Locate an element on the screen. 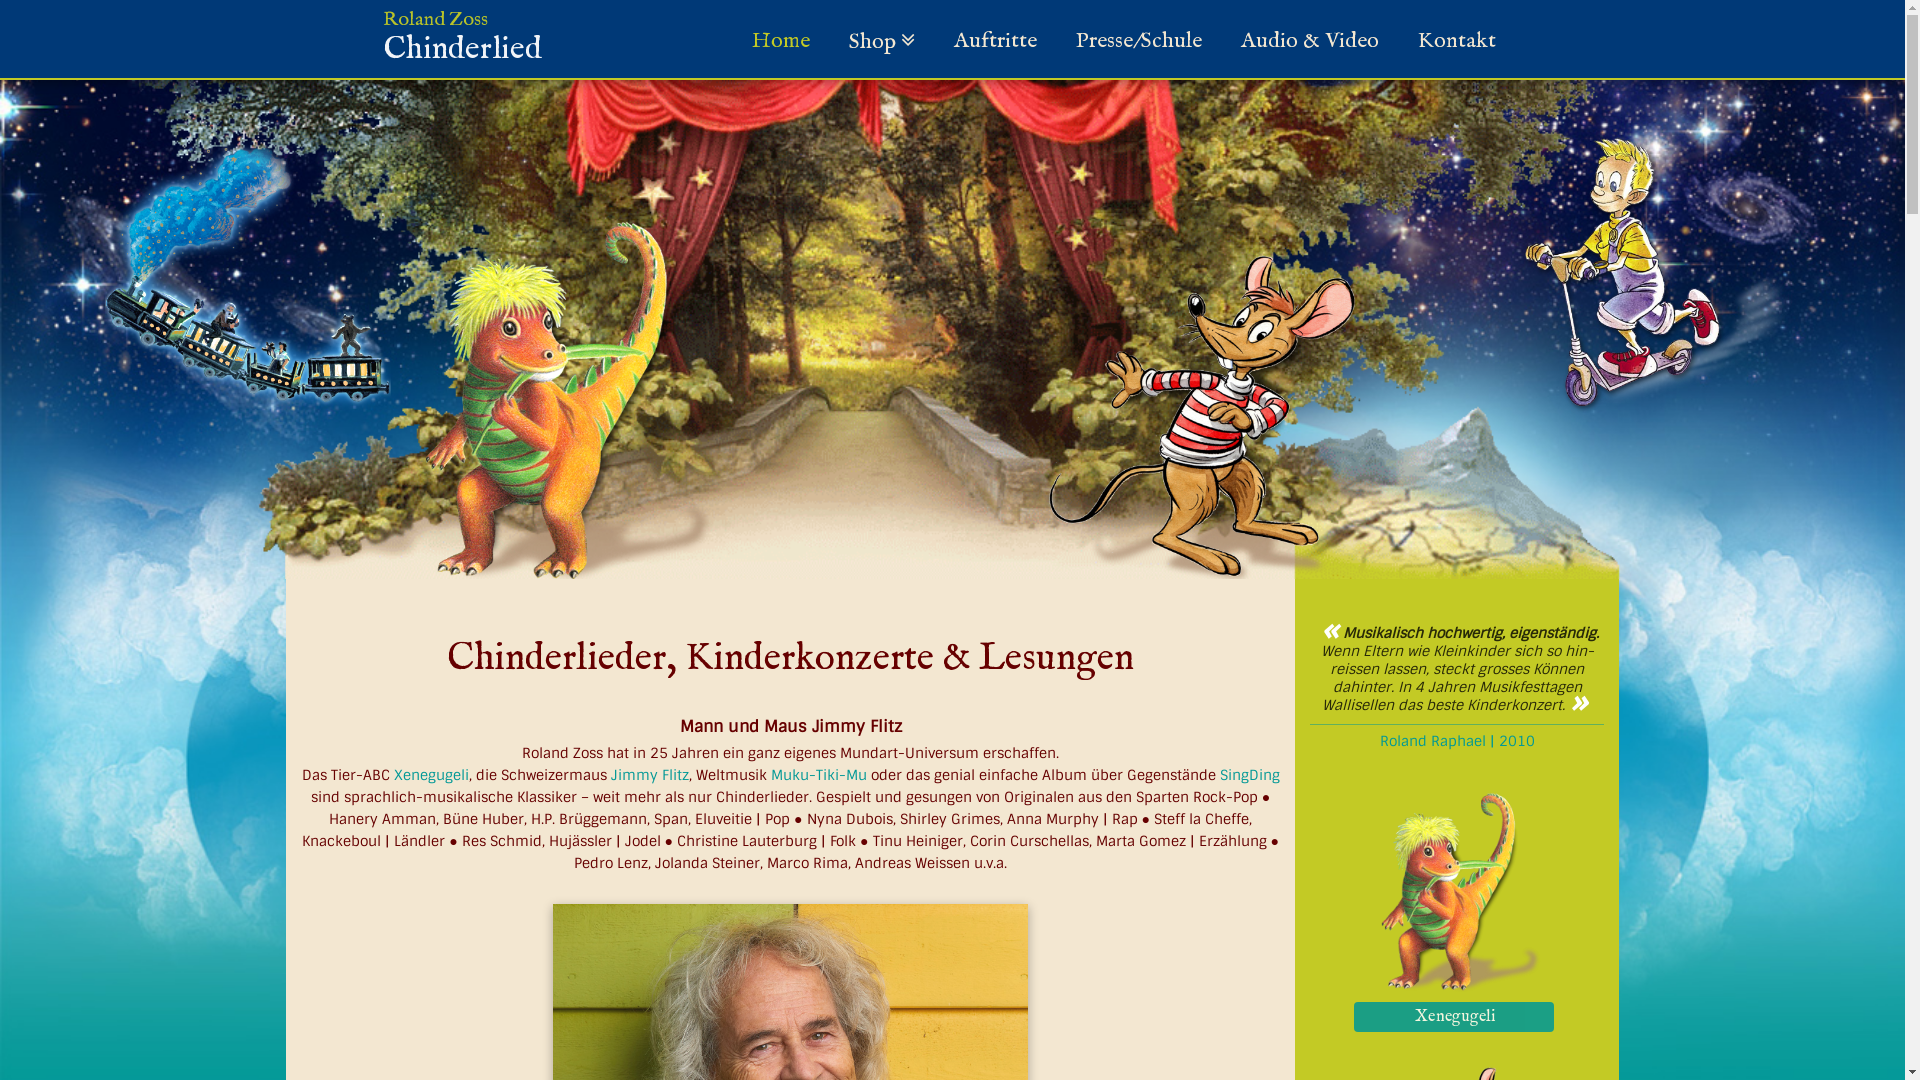 This screenshot has width=1920, height=1080. 'Roland Zoss is located at coordinates (460, 45).